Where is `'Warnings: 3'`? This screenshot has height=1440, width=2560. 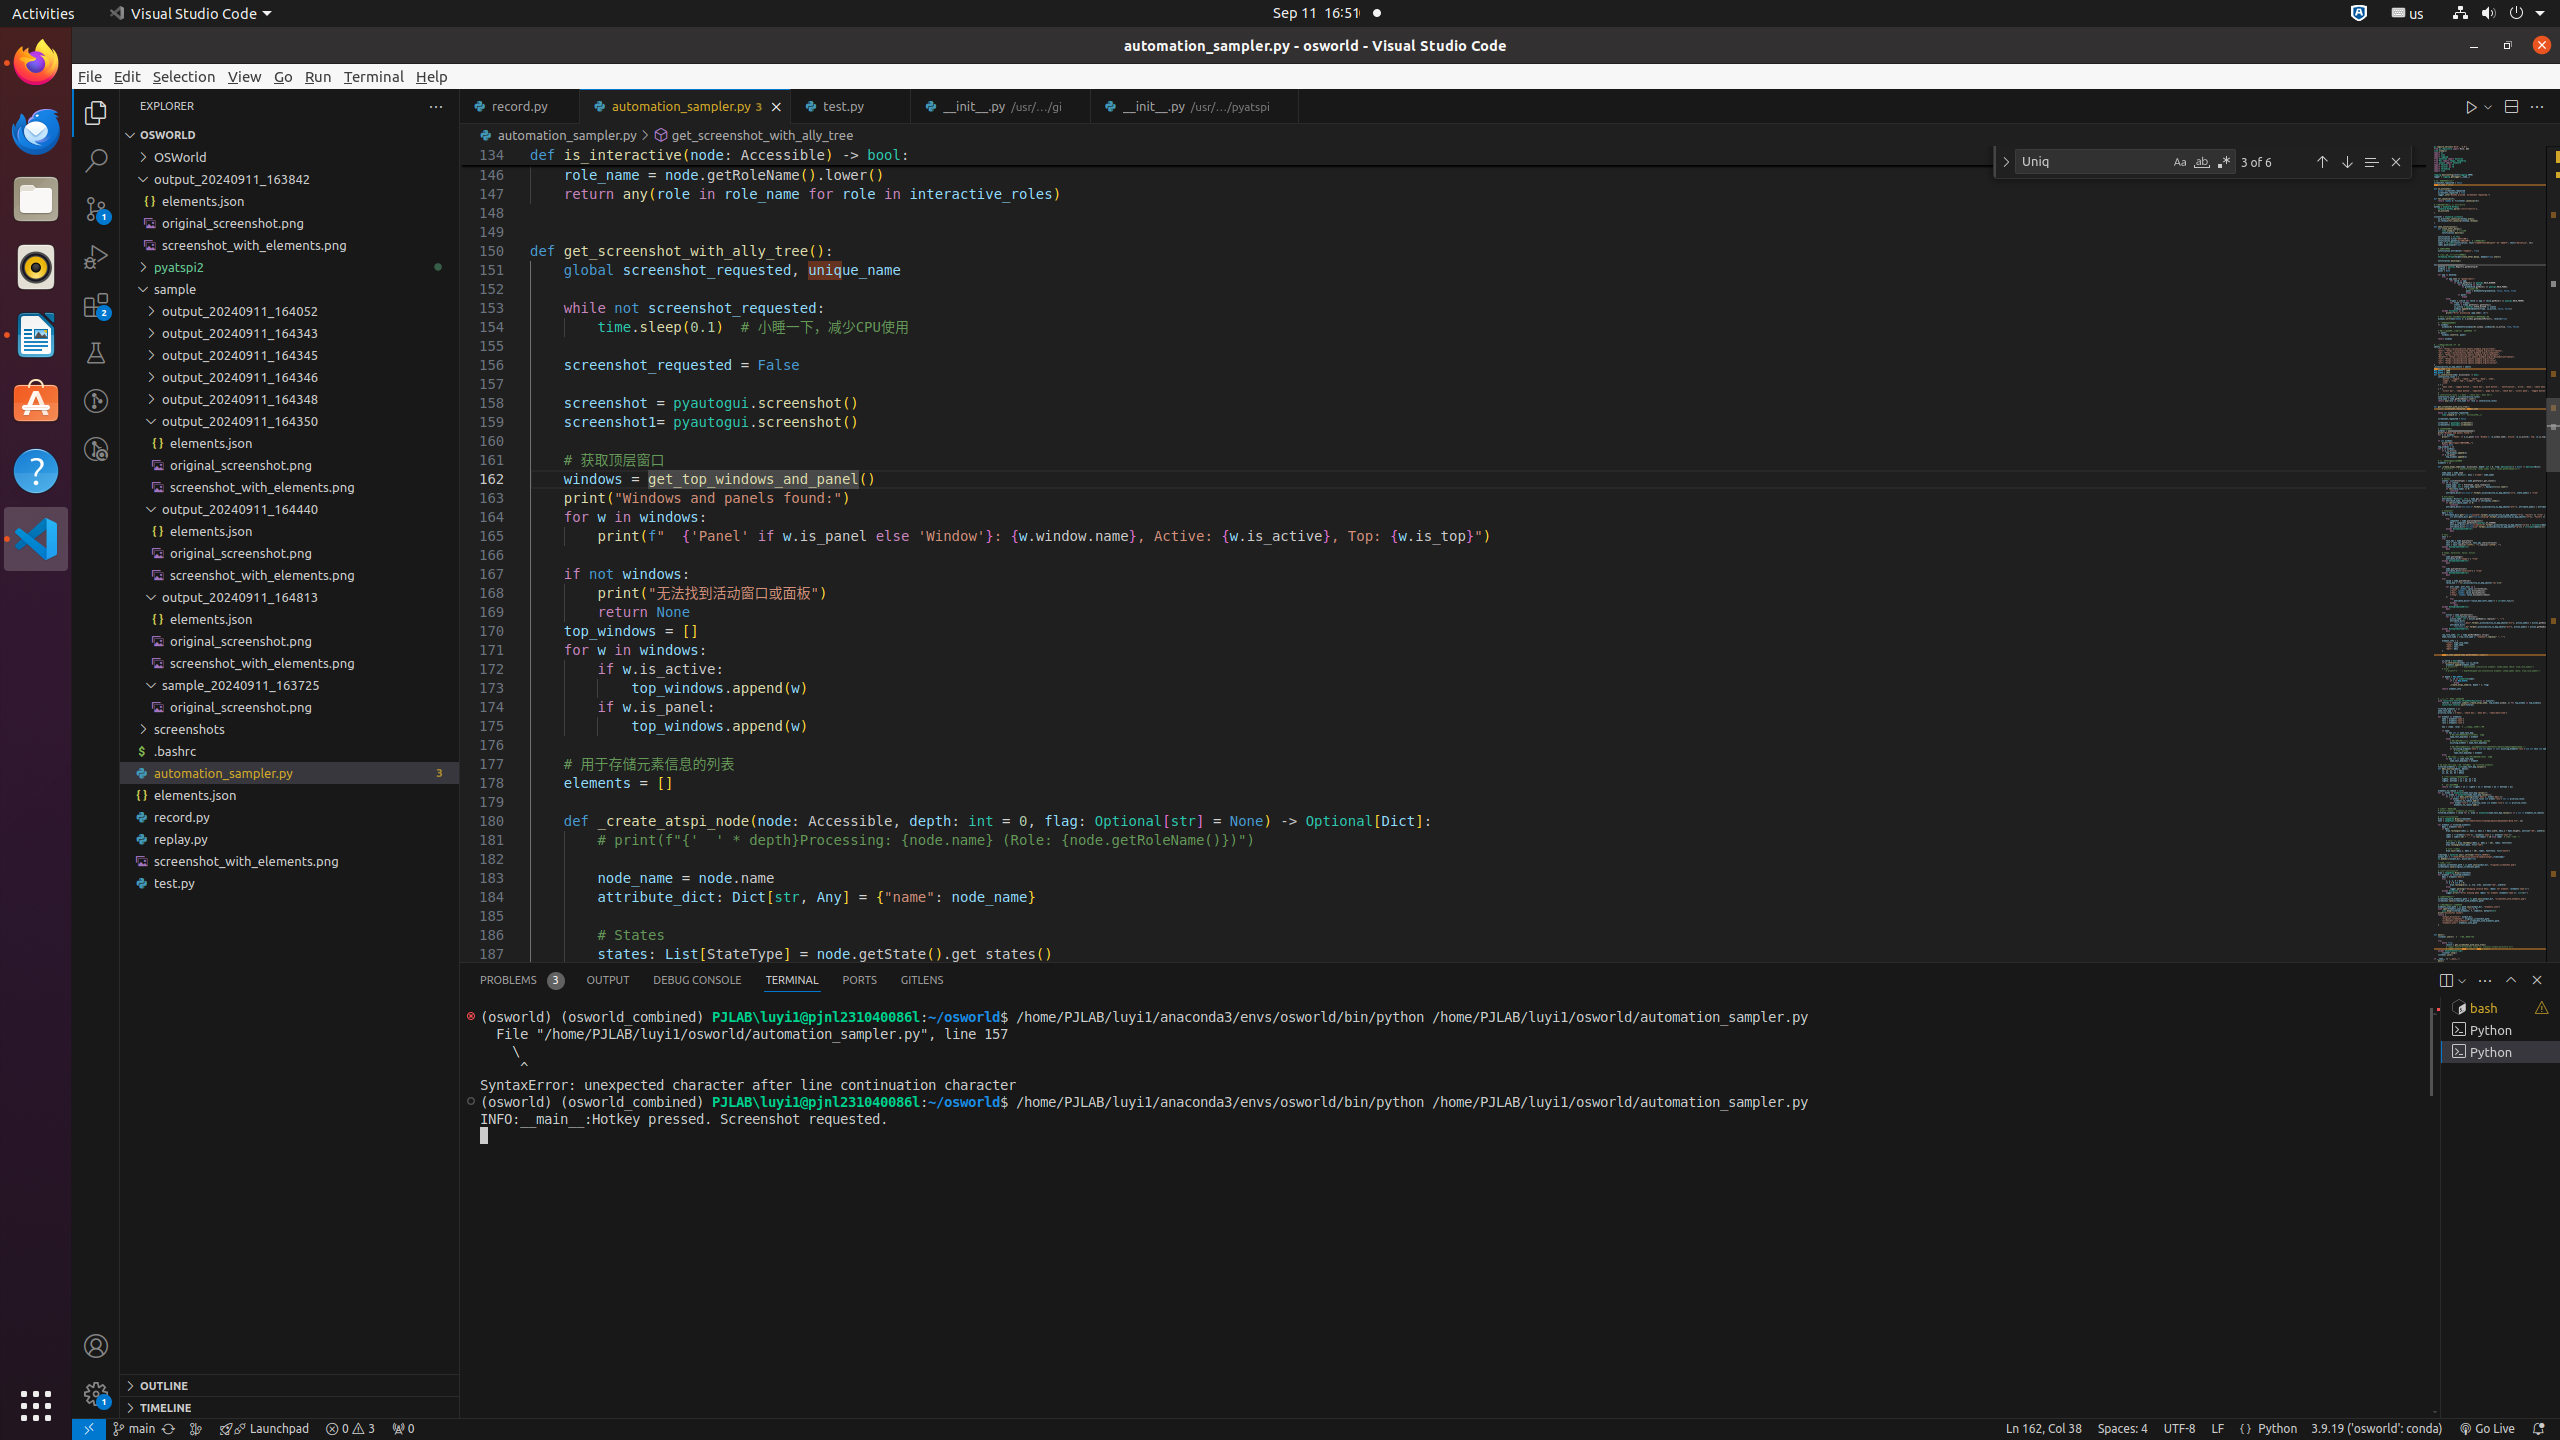
'Warnings: 3' is located at coordinates (350, 1428).